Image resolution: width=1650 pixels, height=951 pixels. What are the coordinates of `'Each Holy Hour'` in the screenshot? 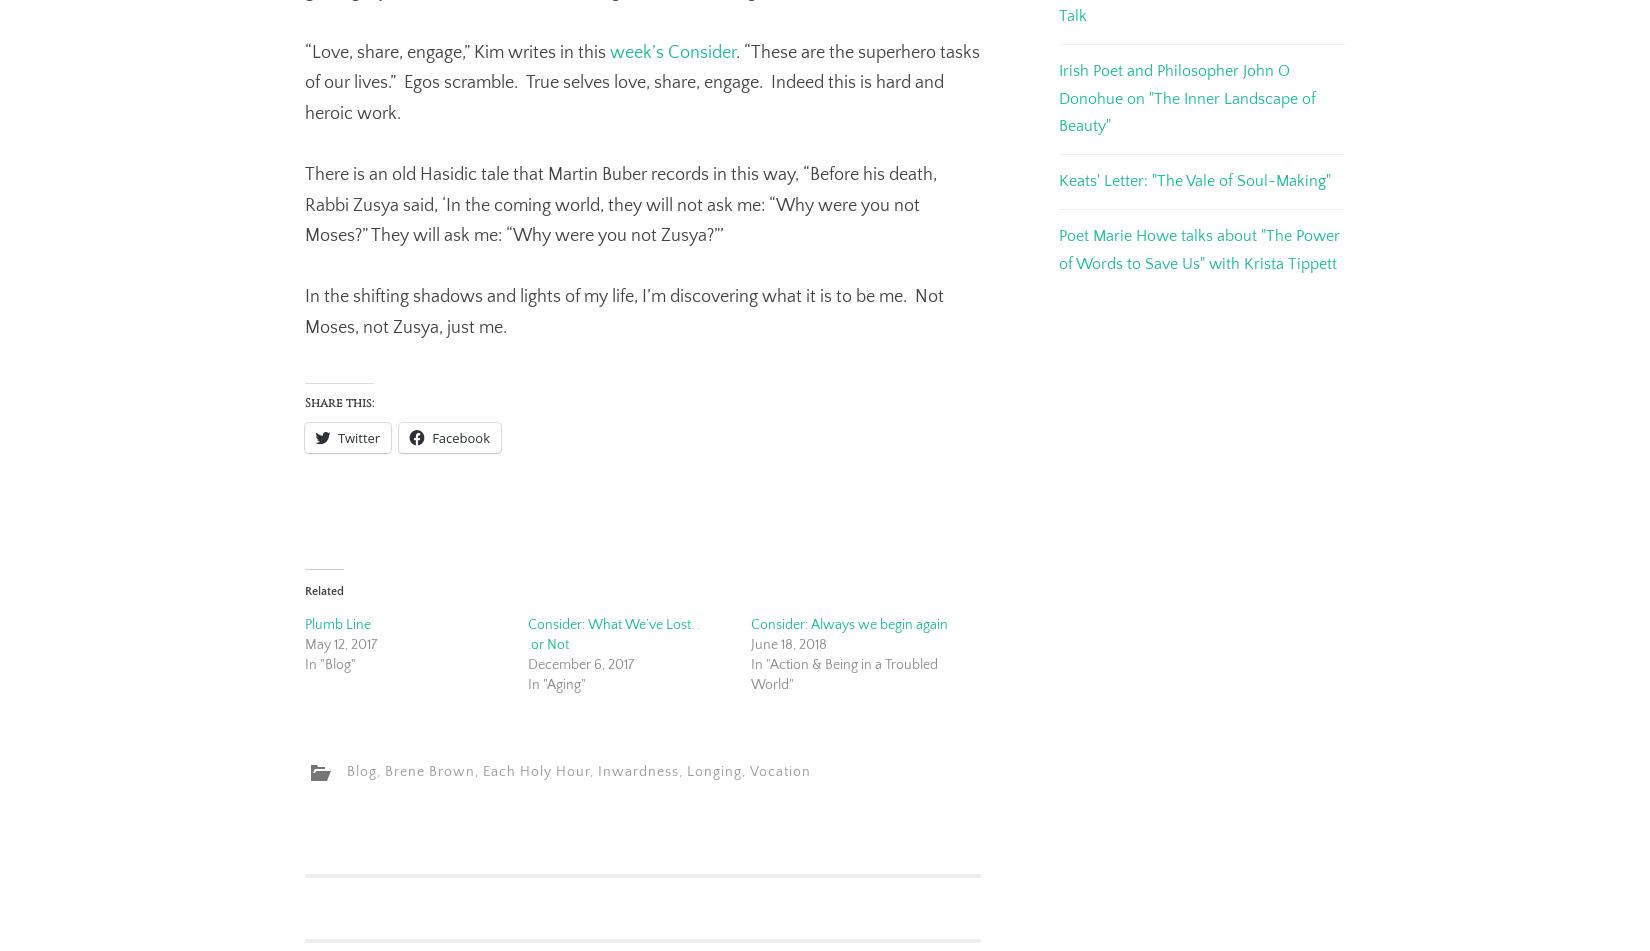 It's located at (535, 771).